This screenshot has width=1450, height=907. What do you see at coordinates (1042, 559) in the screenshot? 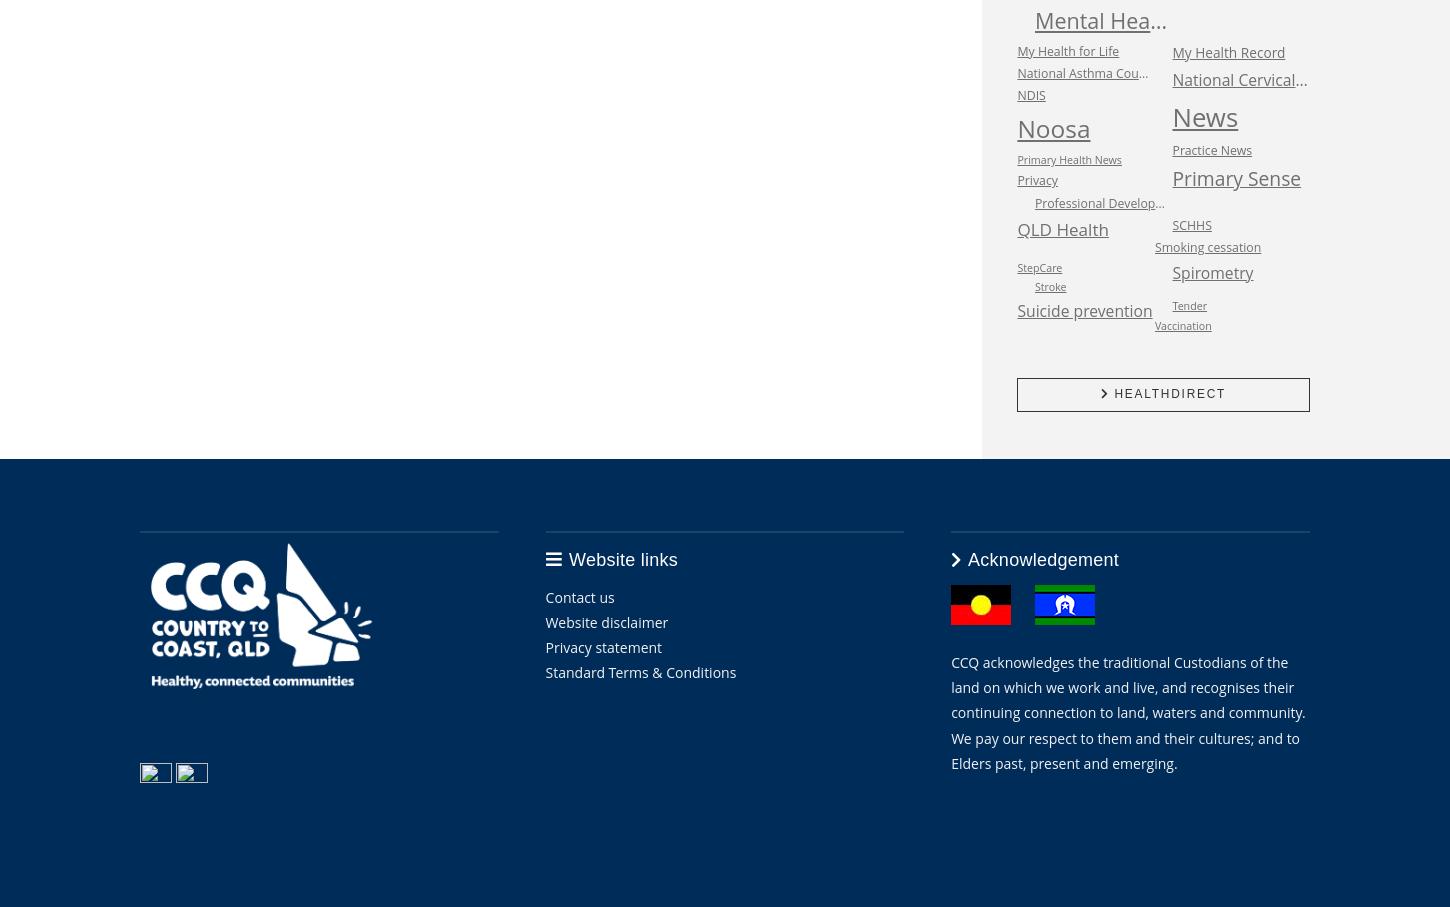
I see `'Acknowledgement'` at bounding box center [1042, 559].